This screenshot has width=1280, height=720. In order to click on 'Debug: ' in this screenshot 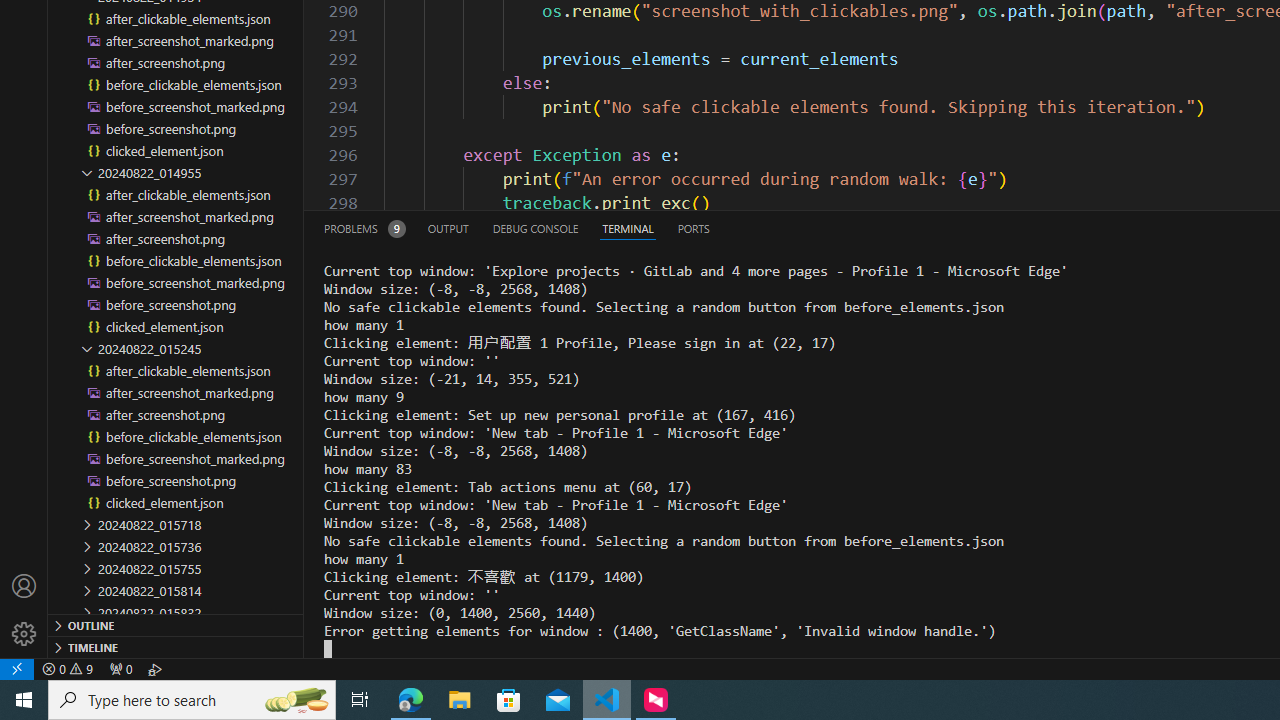, I will do `click(154, 668)`.